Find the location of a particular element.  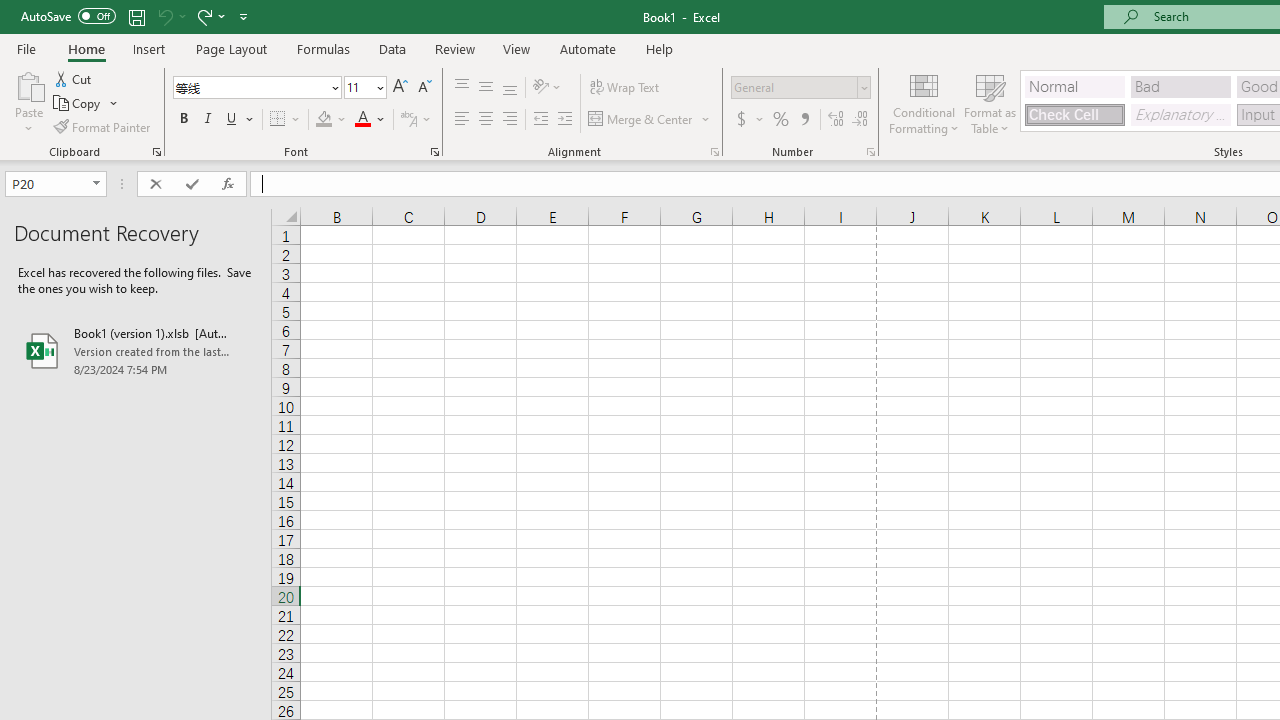

'Underline' is located at coordinates (240, 119).